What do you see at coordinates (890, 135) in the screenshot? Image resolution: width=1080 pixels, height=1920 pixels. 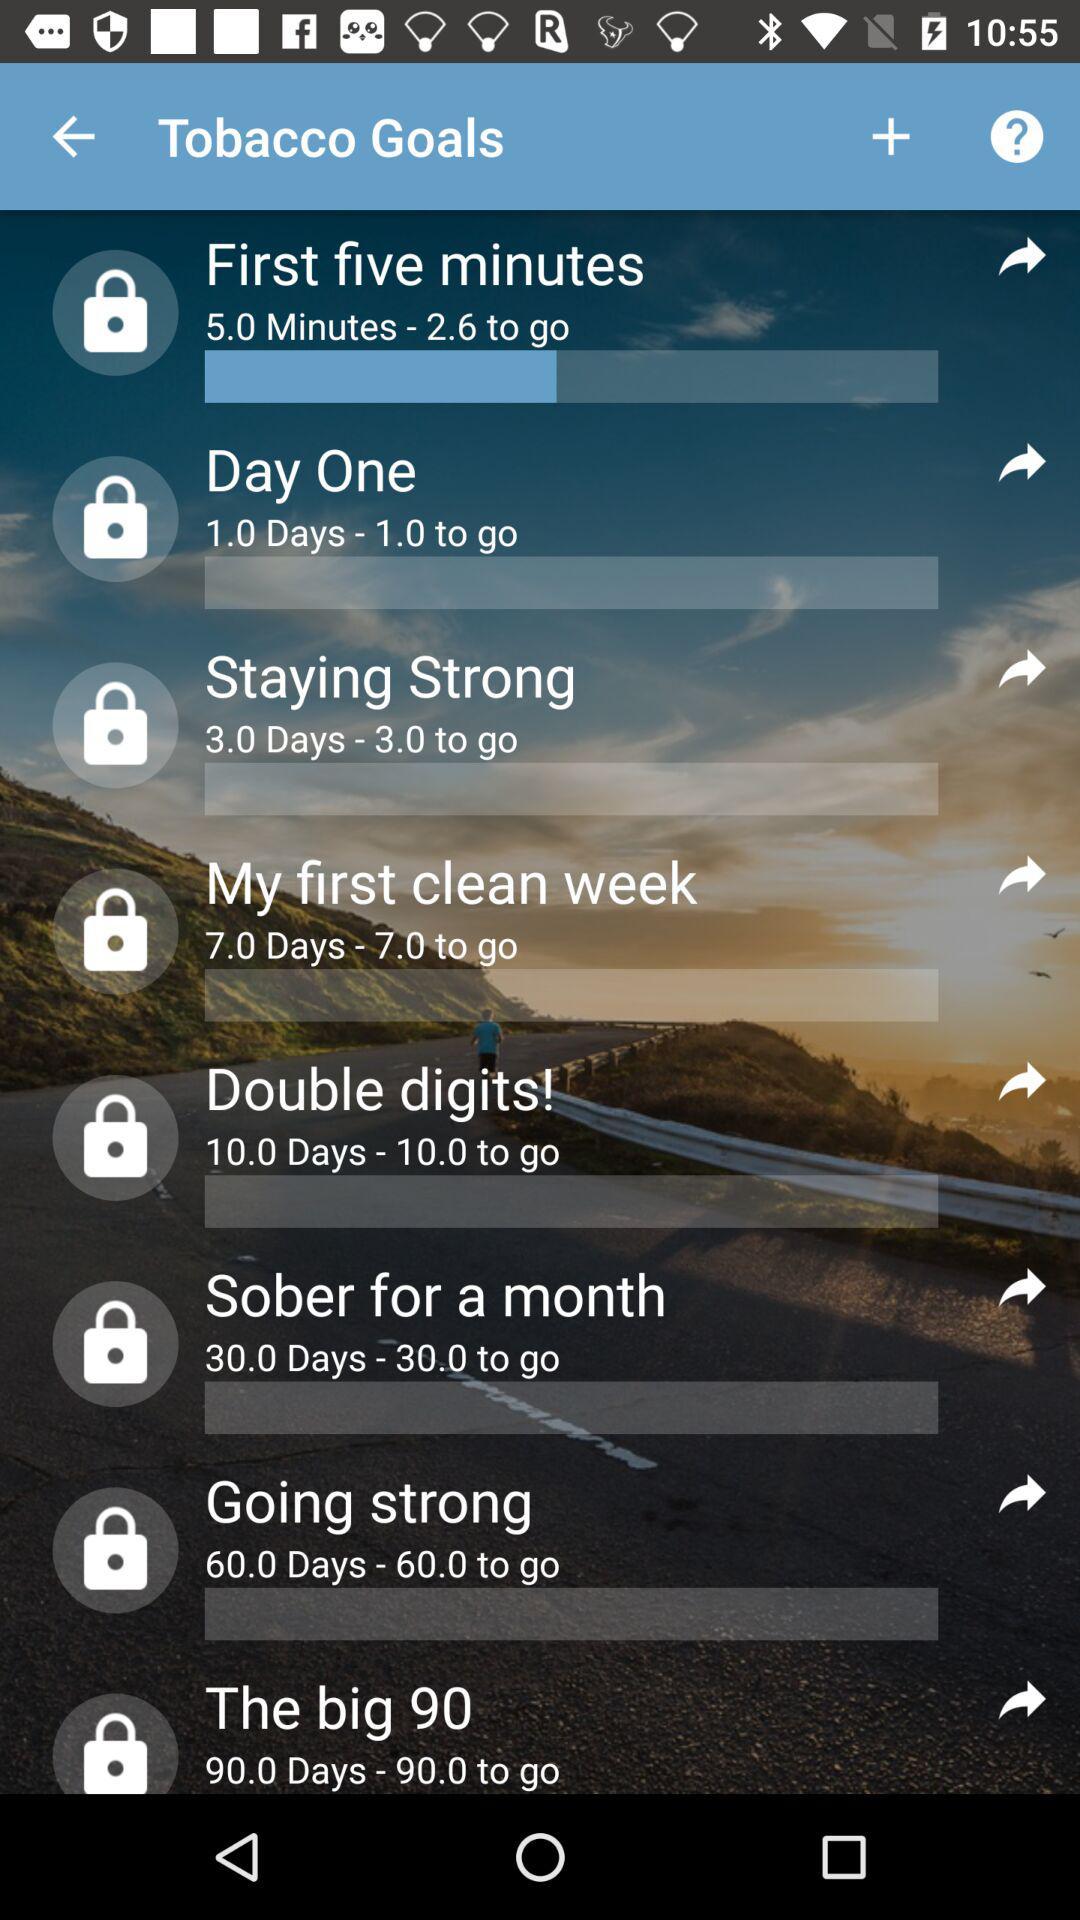 I see `app next to tobacco goals` at bounding box center [890, 135].